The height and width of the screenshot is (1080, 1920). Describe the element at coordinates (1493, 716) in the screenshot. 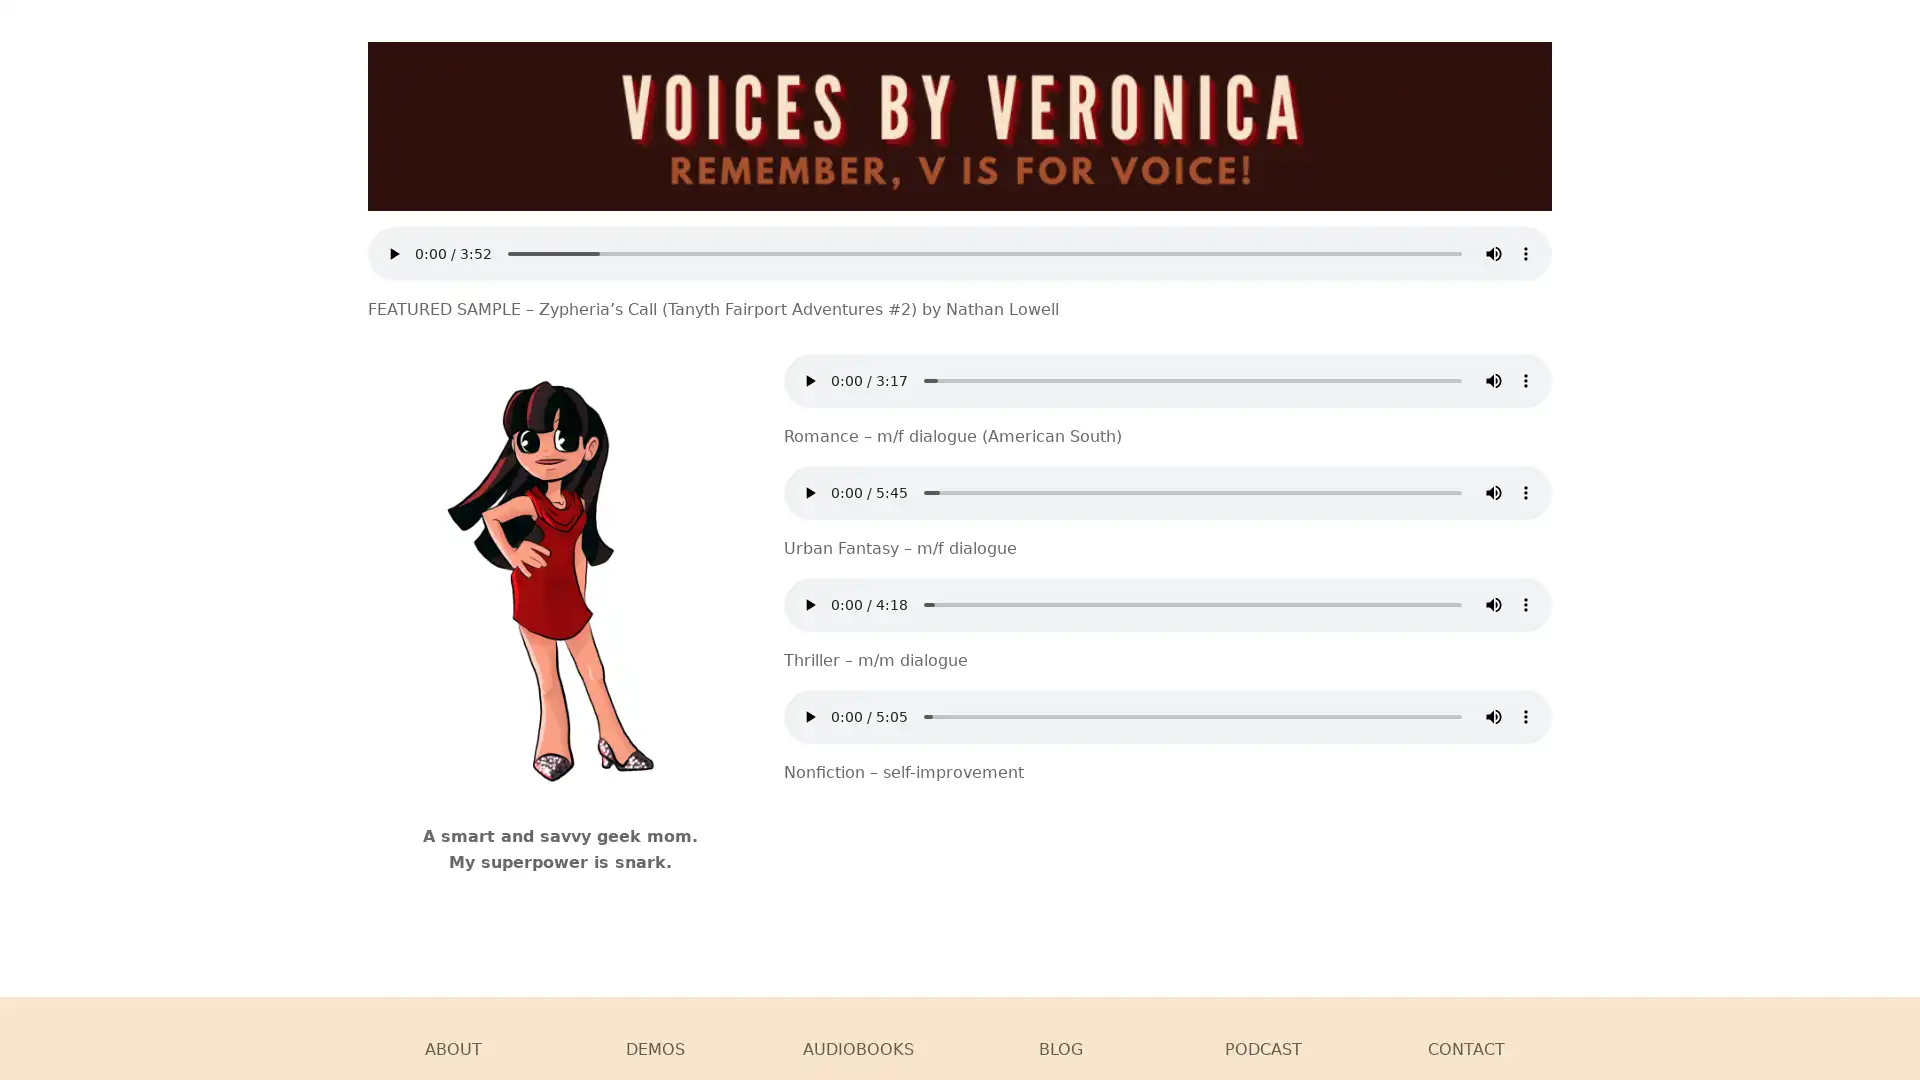

I see `mute` at that location.